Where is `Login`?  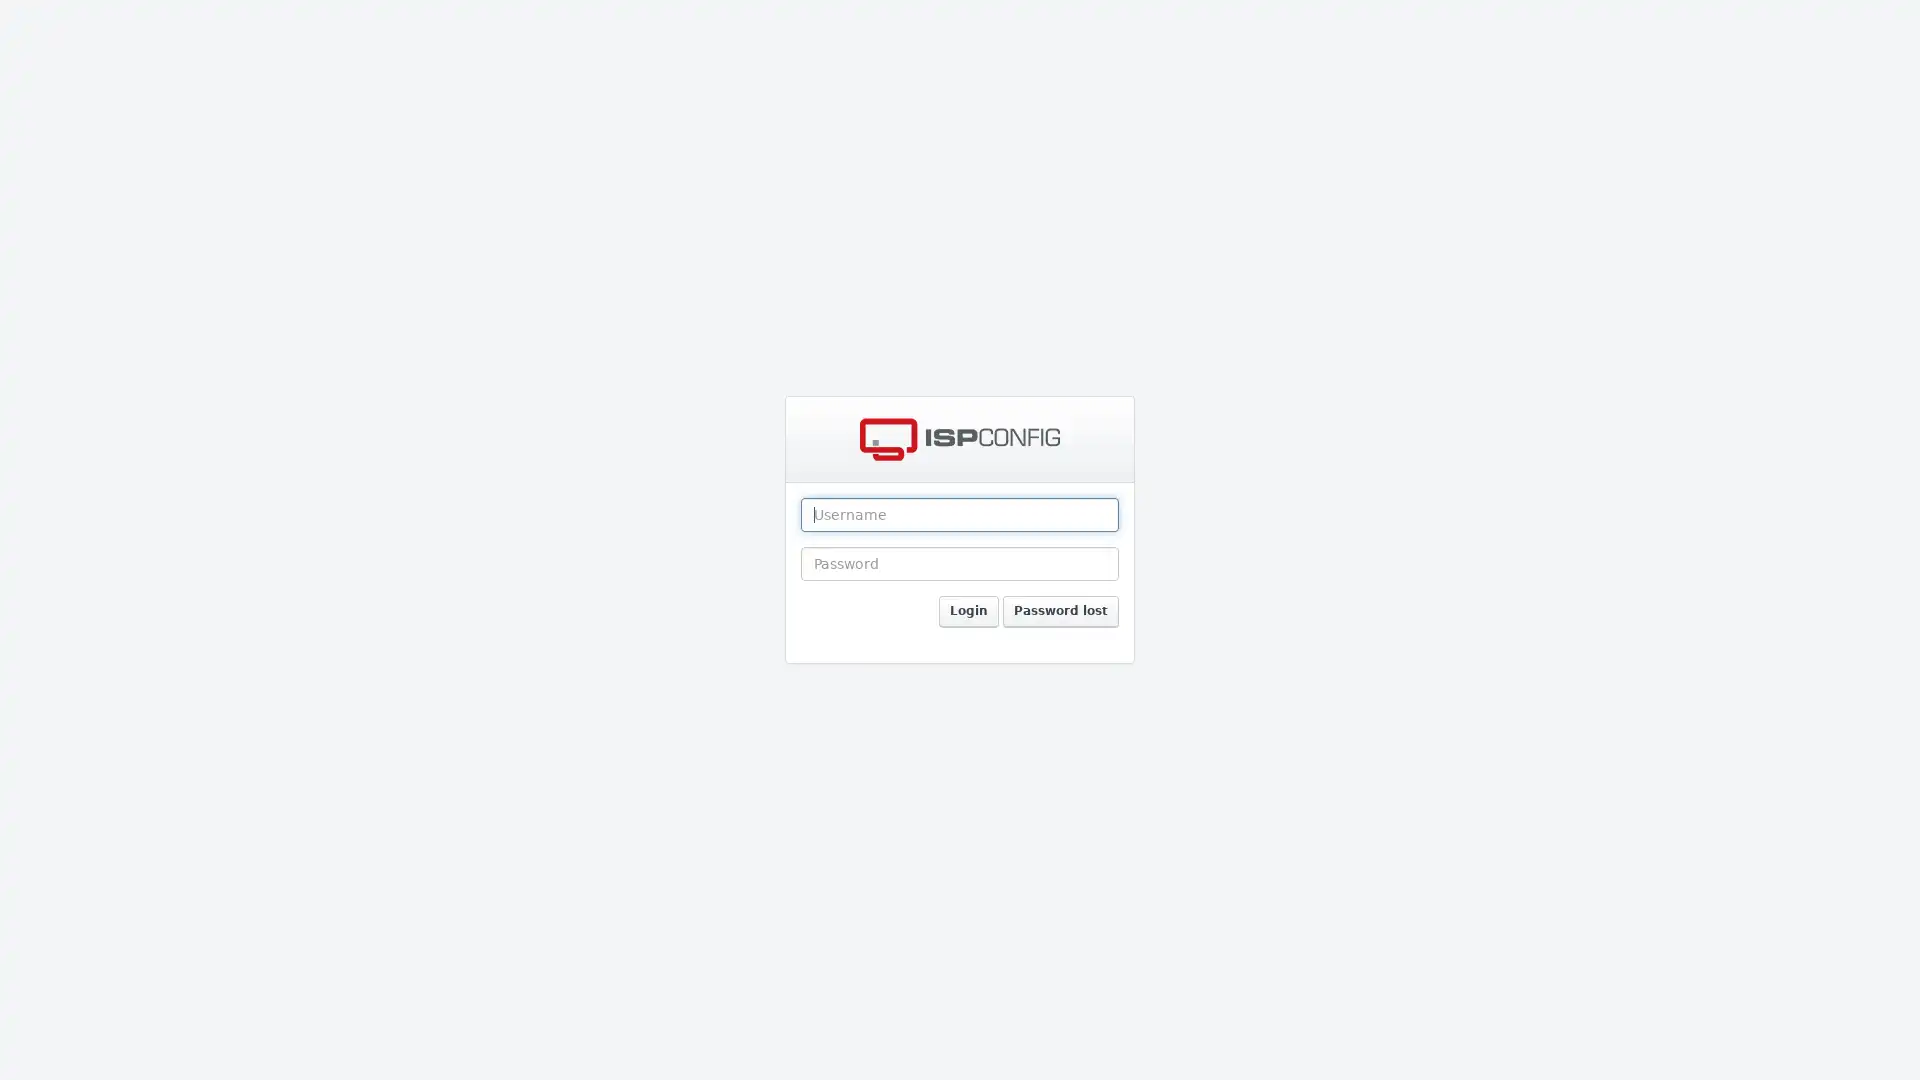 Login is located at coordinates (969, 610).